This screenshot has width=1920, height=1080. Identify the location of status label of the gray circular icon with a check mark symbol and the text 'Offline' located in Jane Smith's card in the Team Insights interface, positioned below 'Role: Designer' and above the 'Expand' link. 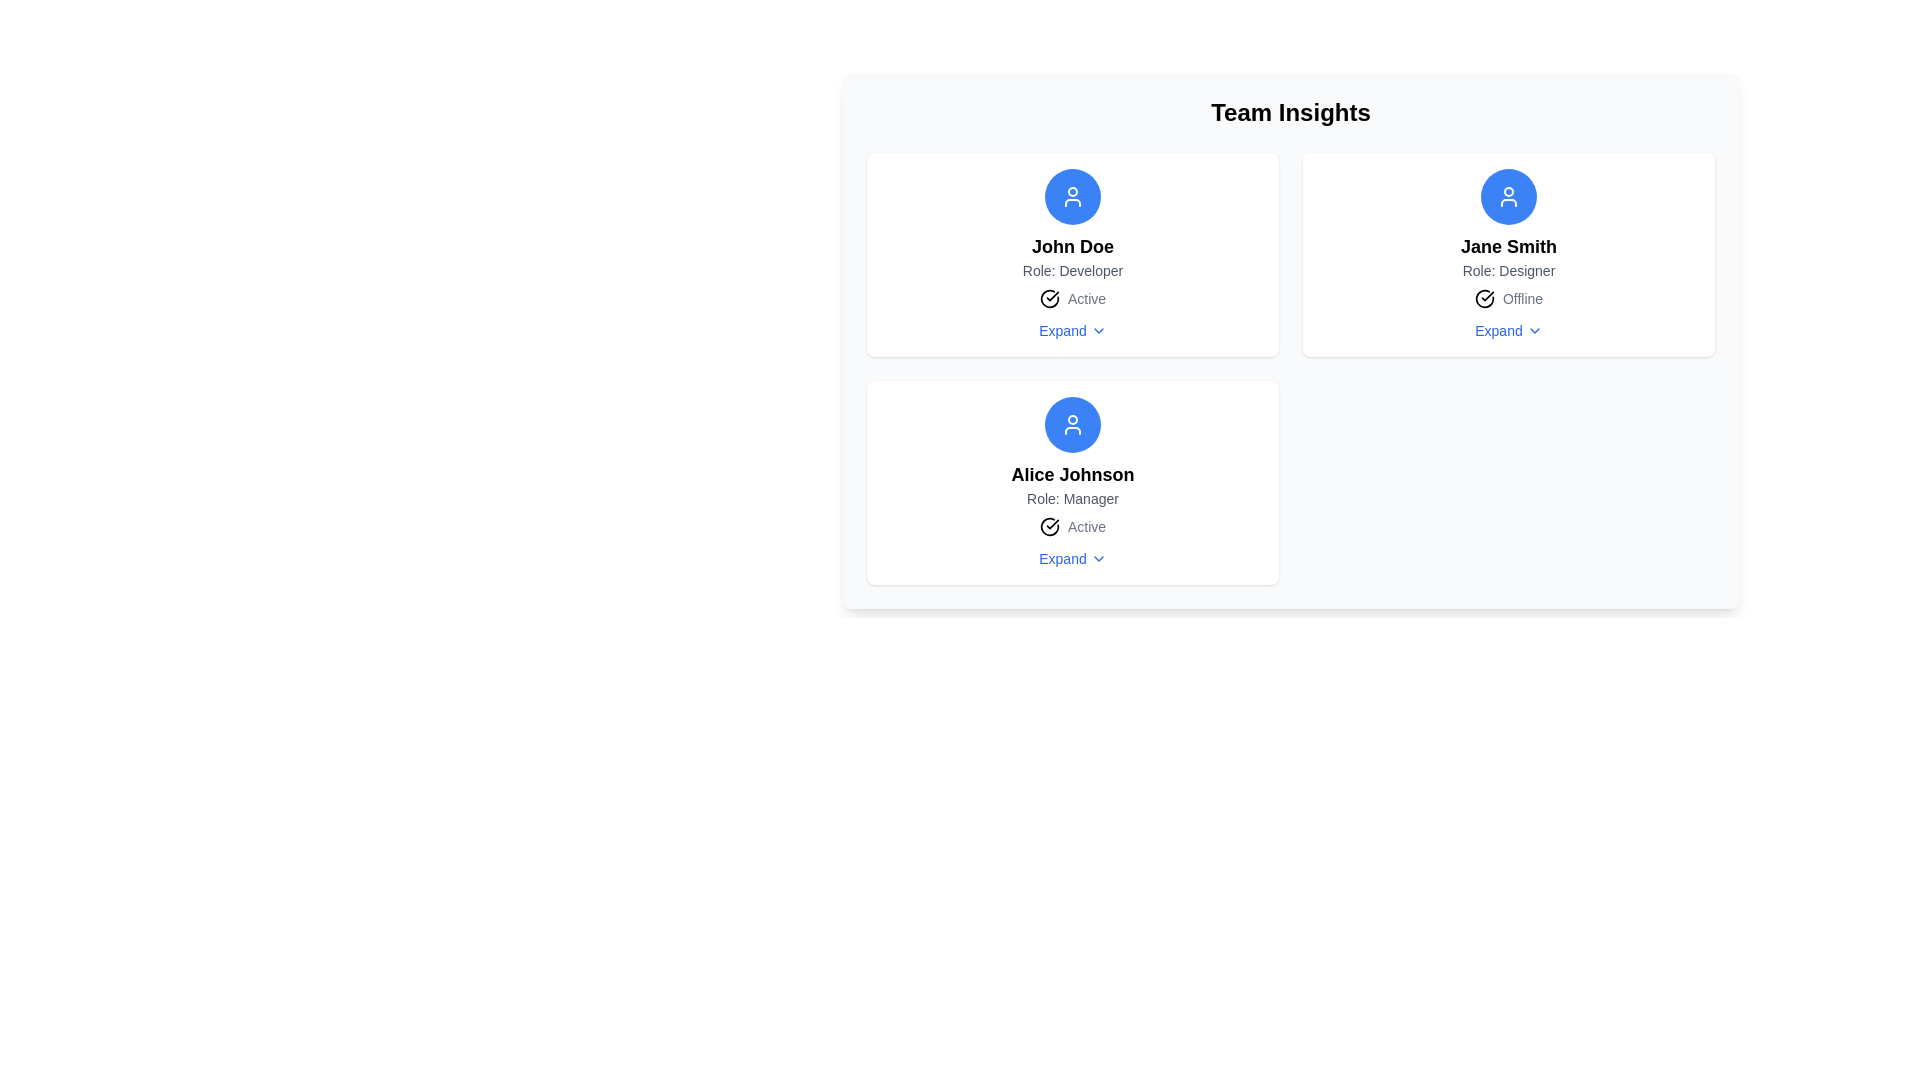
(1508, 299).